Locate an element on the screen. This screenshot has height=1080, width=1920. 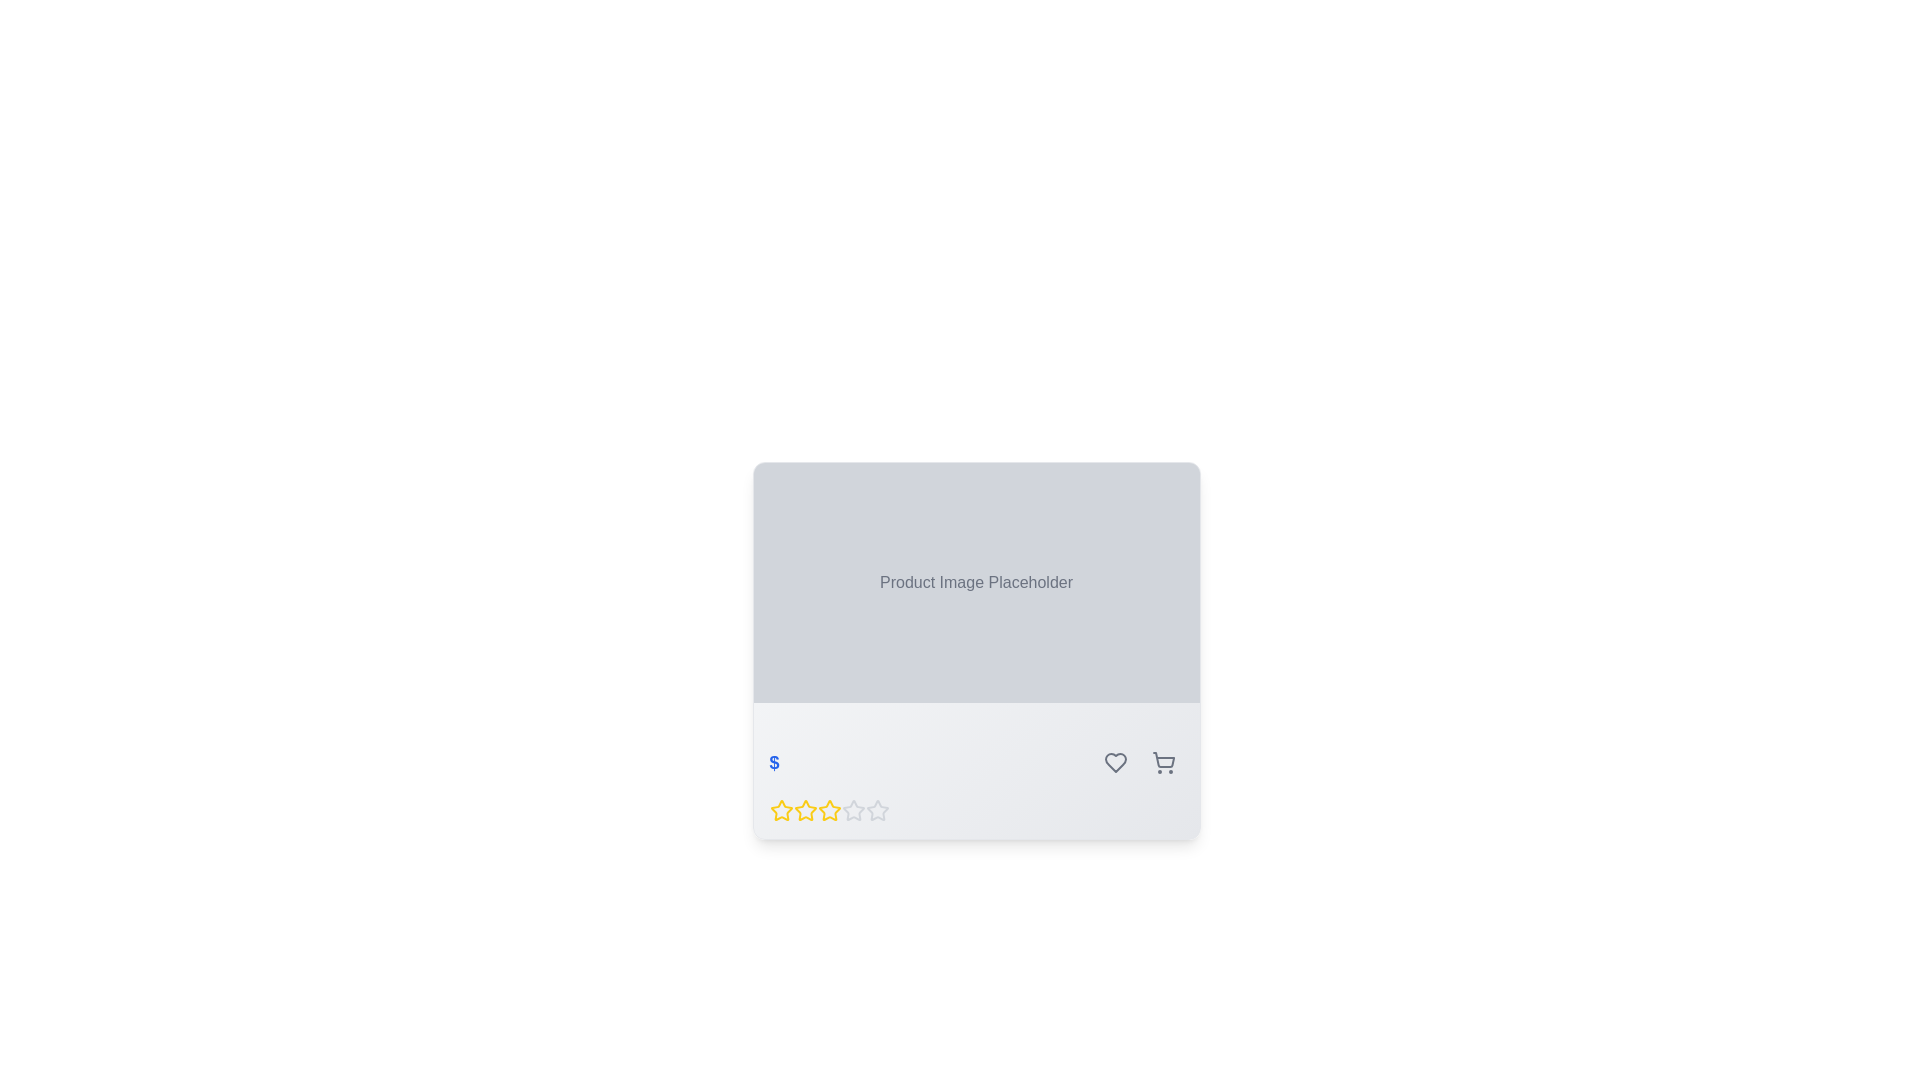
the Static Text displaying 'Product Image Placeholder' which is centrally aligned in a gray background panel within the product card layout is located at coordinates (976, 582).